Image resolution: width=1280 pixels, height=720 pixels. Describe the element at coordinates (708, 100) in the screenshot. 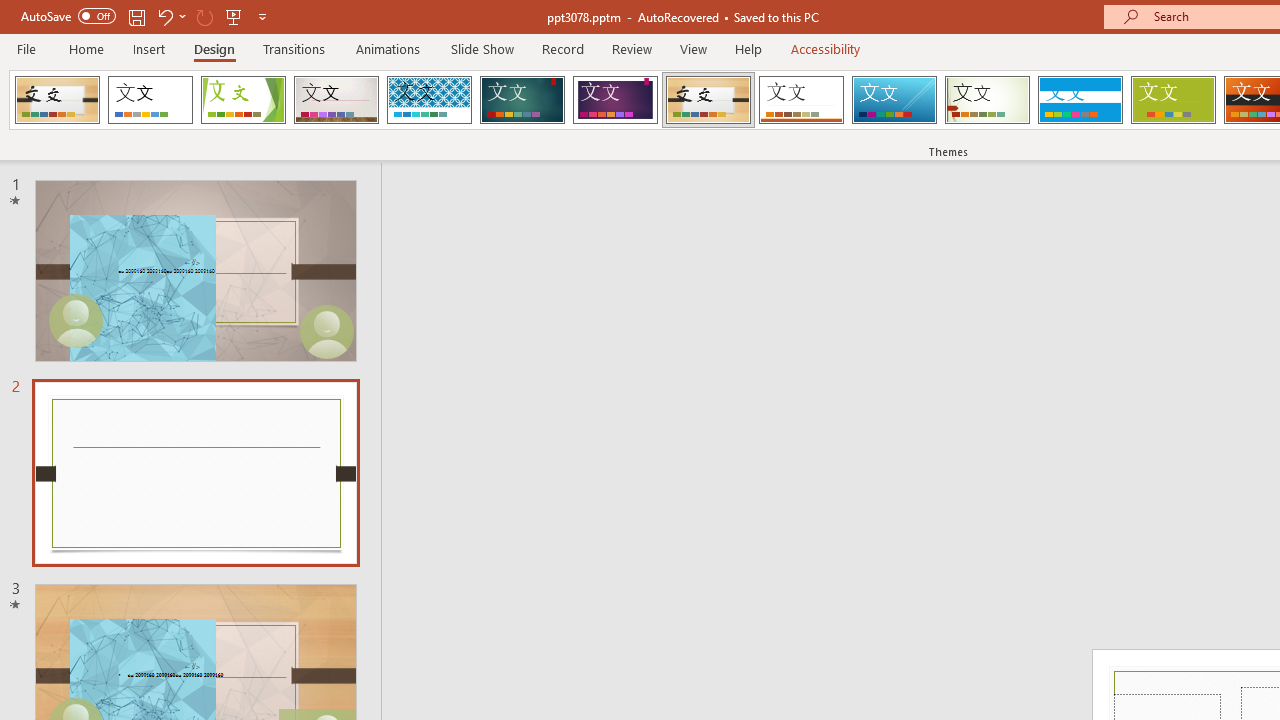

I see `'Organic'` at that location.